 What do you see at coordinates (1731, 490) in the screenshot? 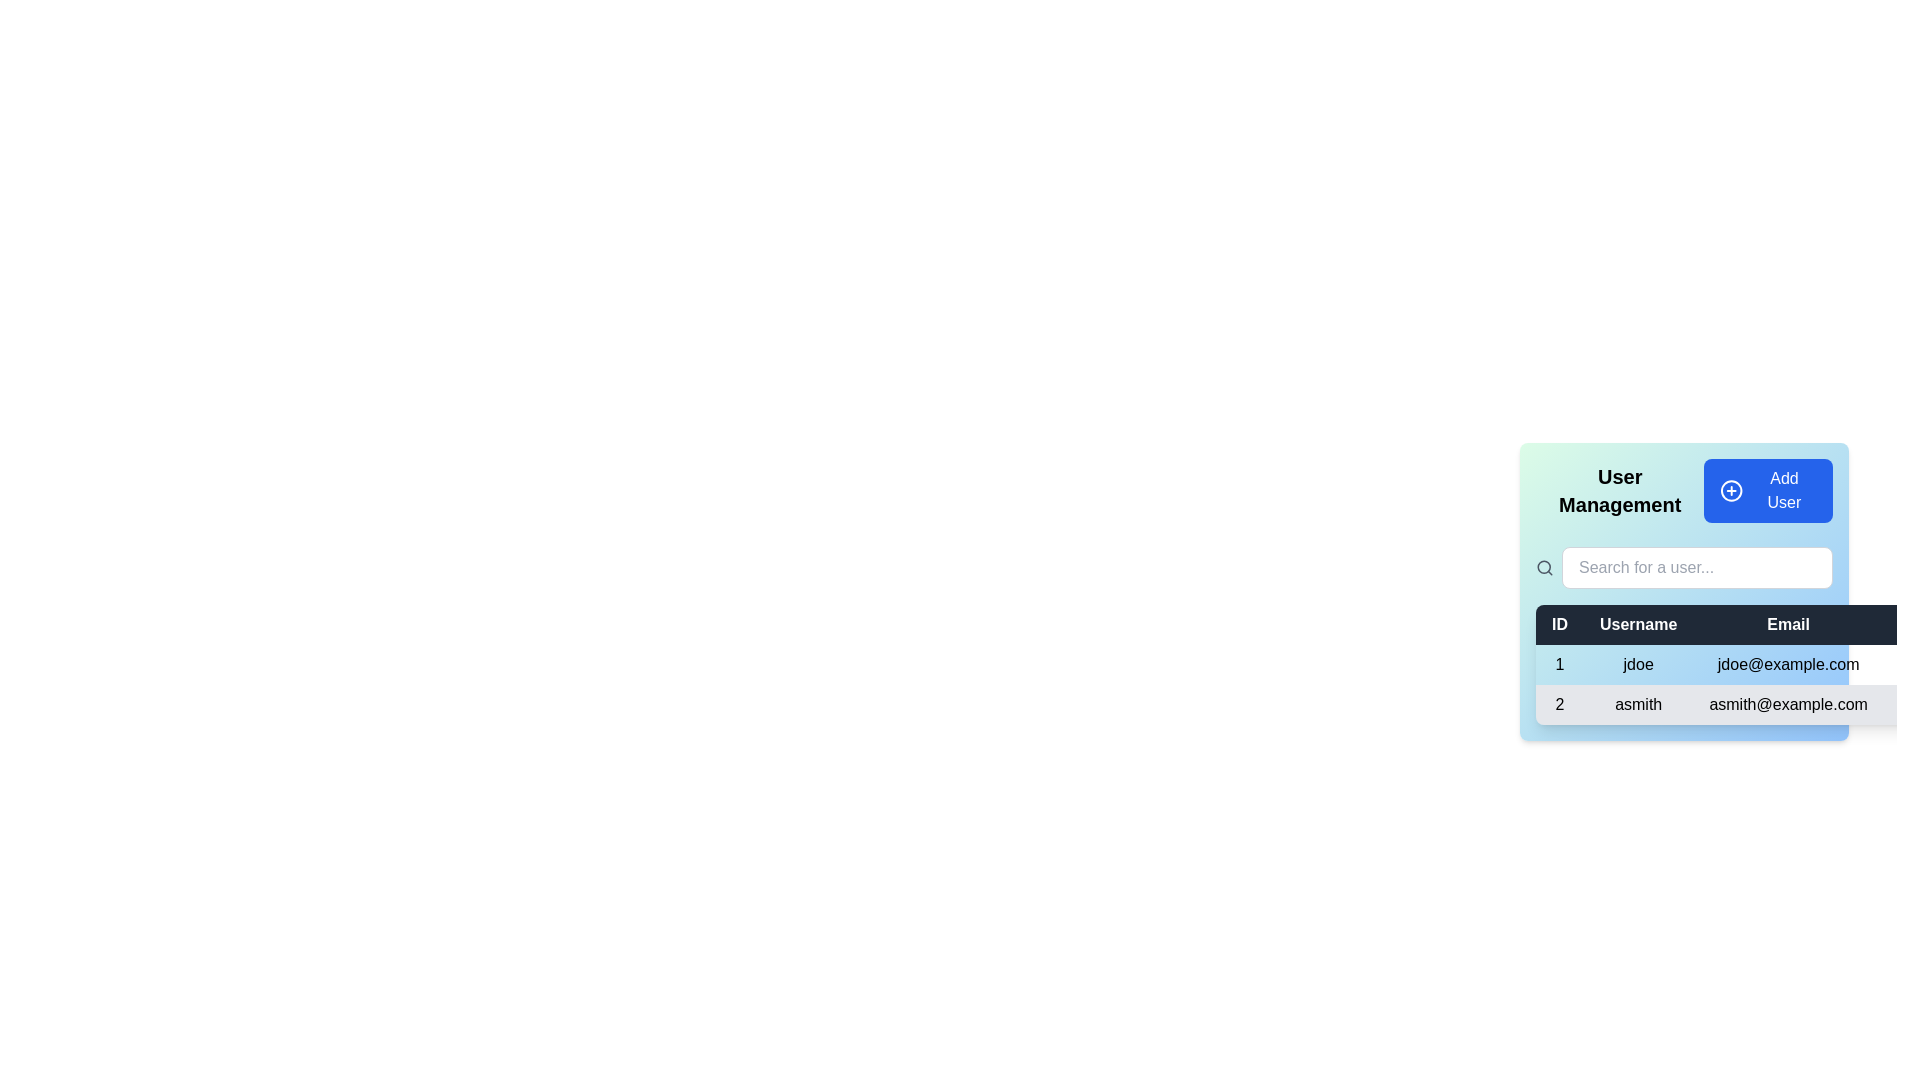
I see `the circular icon with a blue border and a white center containing a plus symbol, located to the left of the 'Add User' text within the button` at bounding box center [1731, 490].